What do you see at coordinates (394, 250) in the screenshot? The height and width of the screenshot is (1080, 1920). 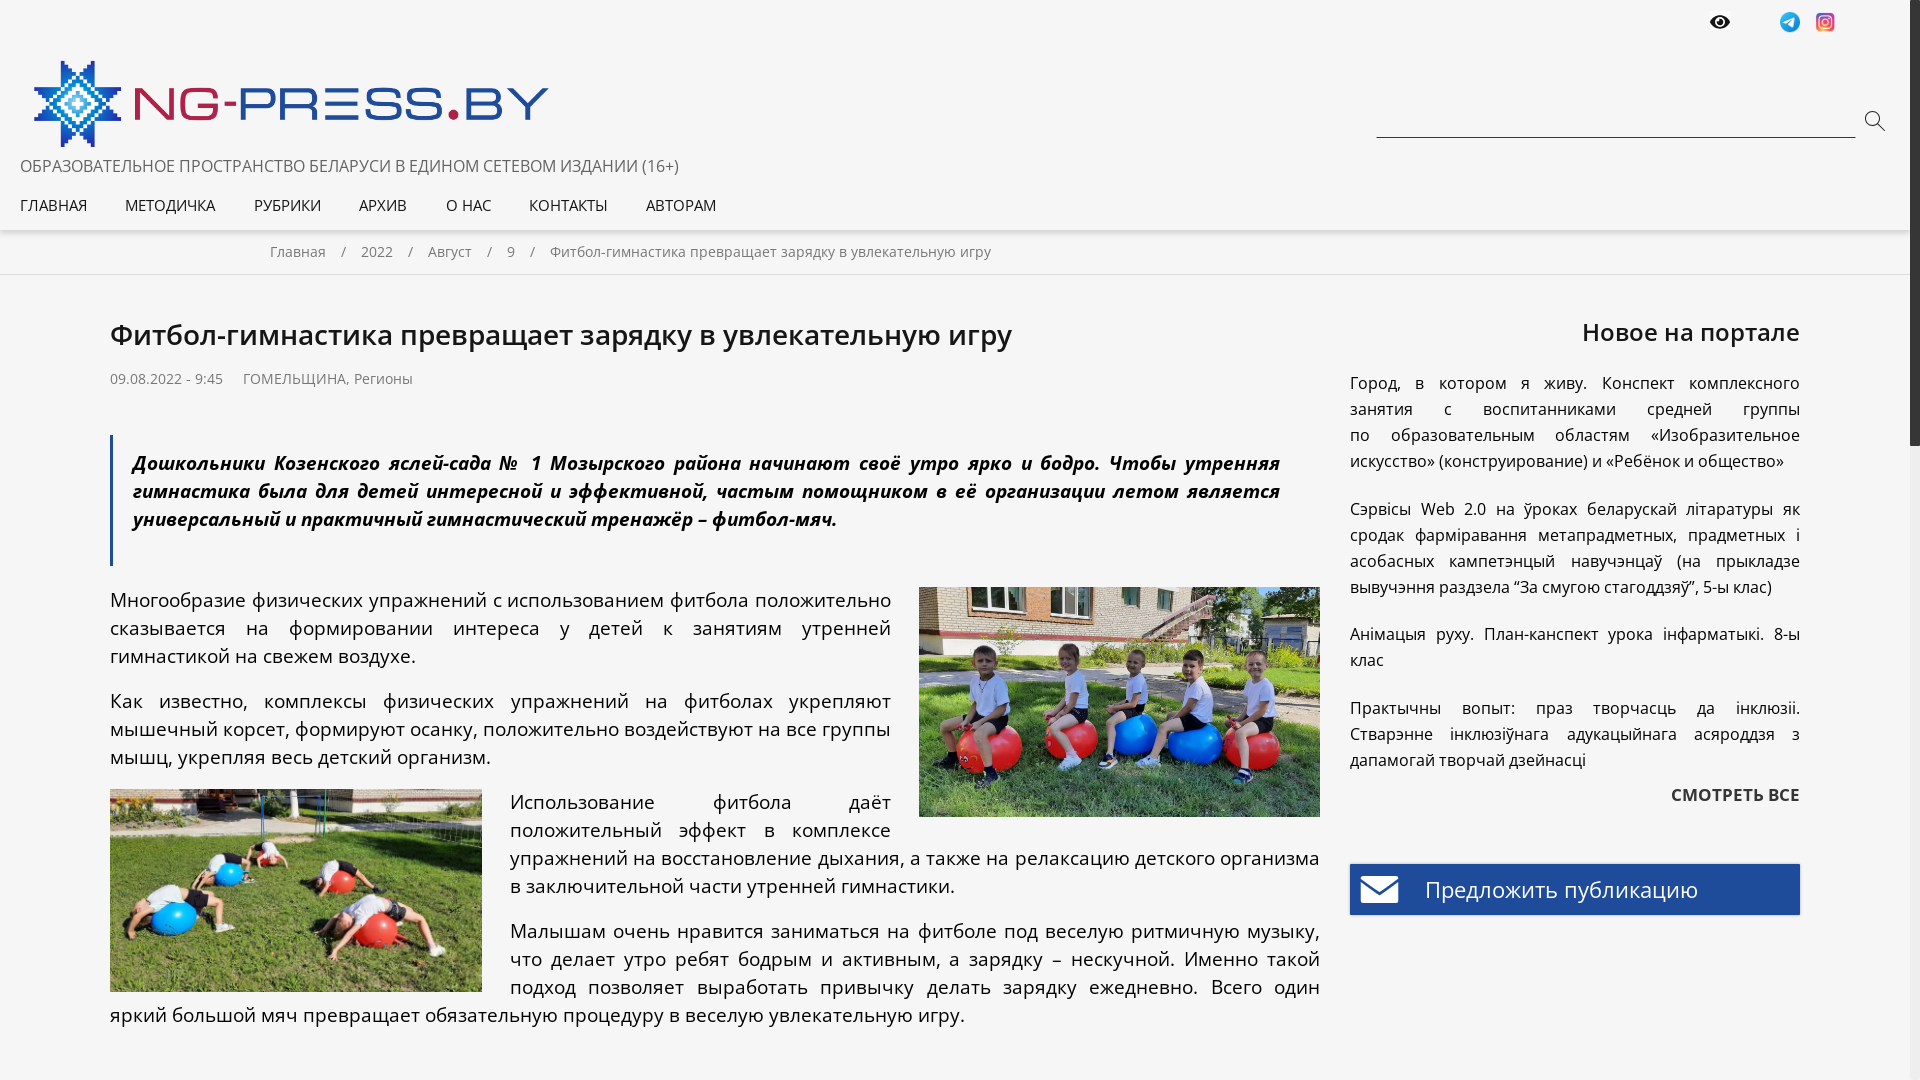 I see `'2022'` at bounding box center [394, 250].